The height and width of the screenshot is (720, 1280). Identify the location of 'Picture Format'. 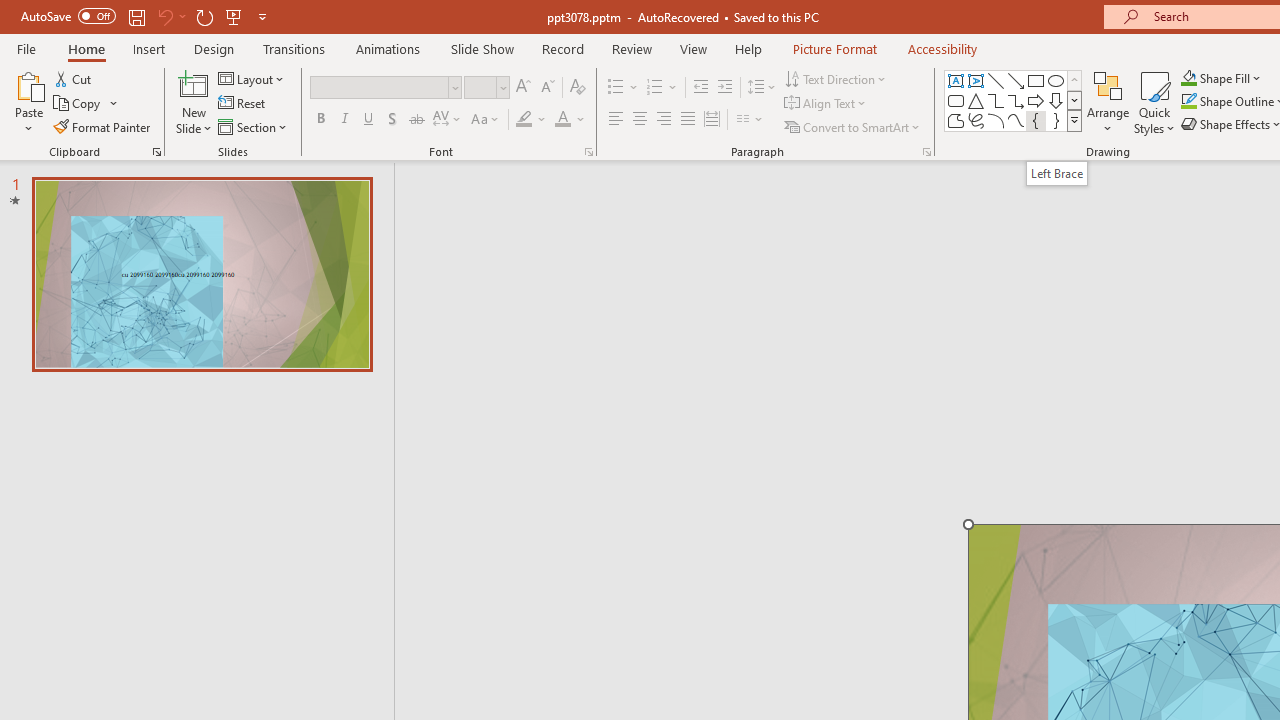
(835, 48).